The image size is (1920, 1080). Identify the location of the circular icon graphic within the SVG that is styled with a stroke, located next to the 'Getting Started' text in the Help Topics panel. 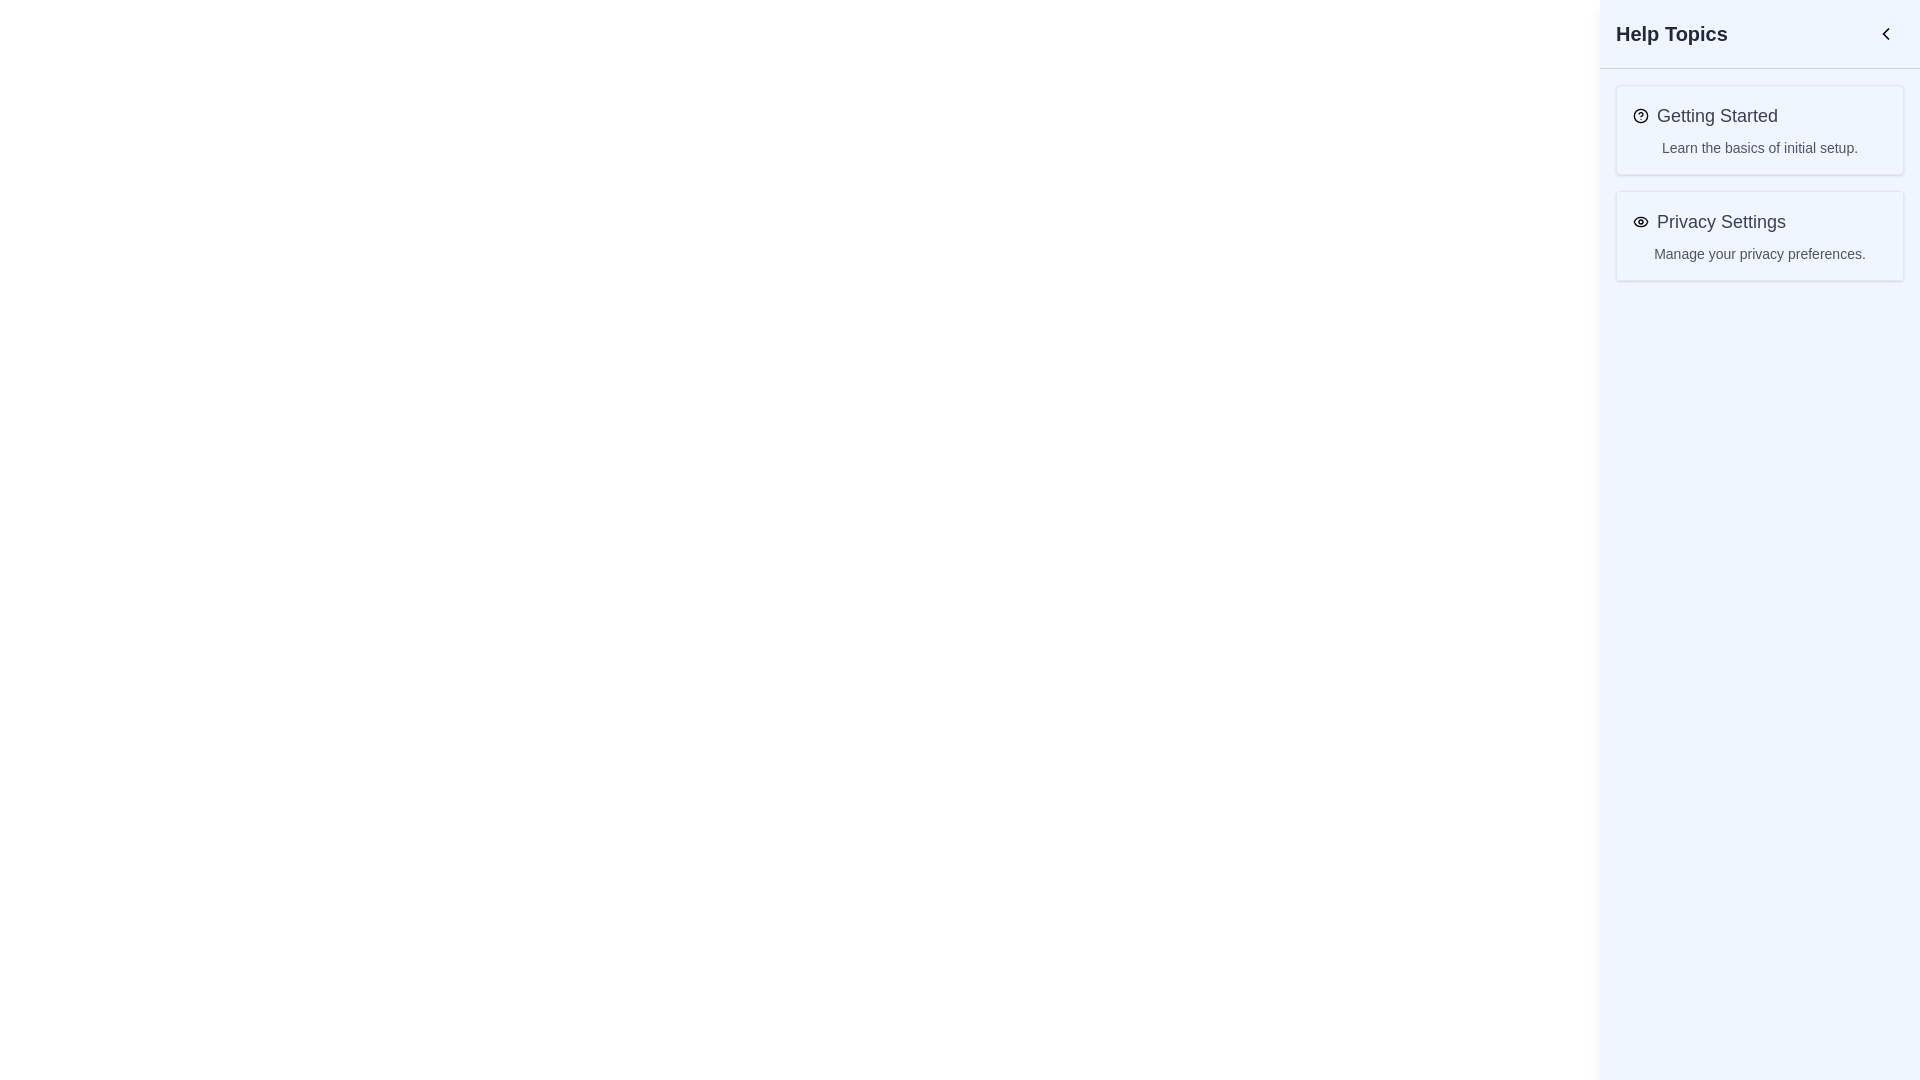
(1641, 115).